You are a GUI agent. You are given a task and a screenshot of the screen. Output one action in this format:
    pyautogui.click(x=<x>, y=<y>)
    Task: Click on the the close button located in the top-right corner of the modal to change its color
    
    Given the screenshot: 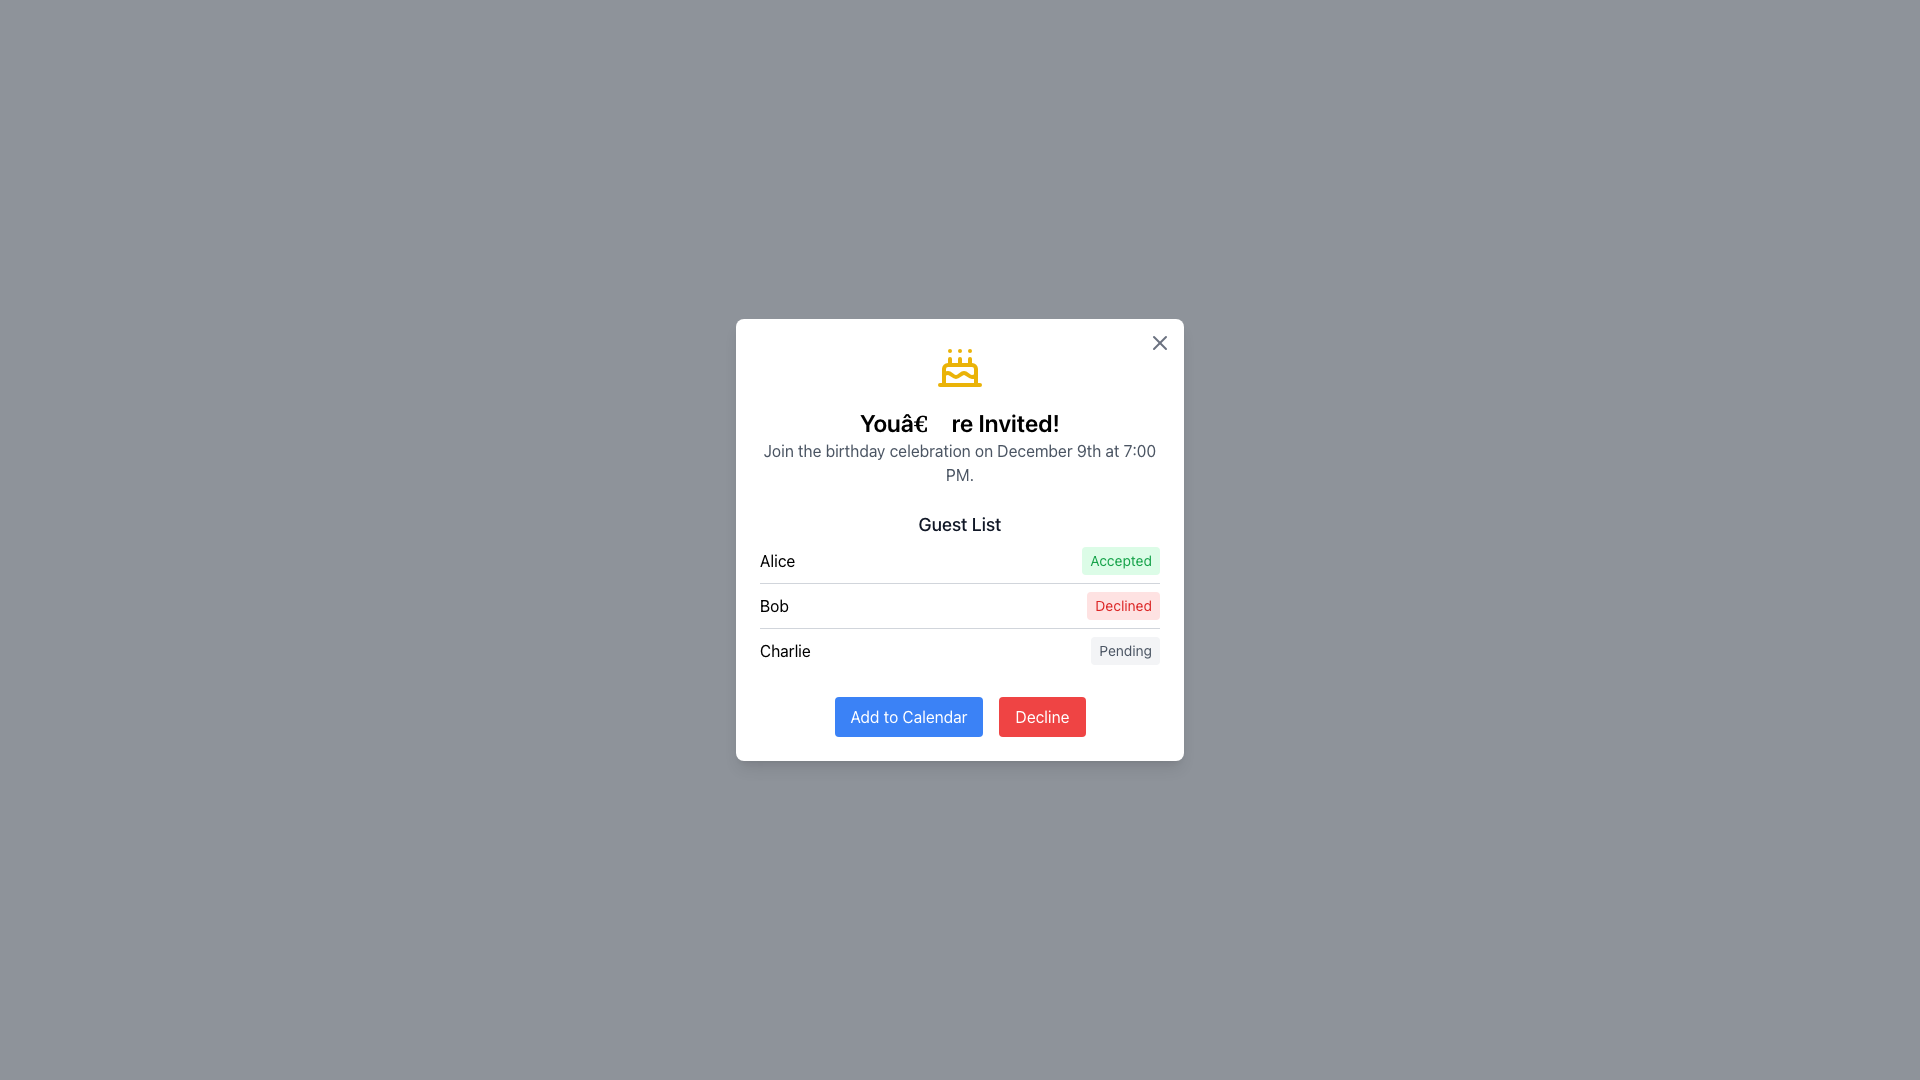 What is the action you would take?
    pyautogui.click(x=1160, y=342)
    